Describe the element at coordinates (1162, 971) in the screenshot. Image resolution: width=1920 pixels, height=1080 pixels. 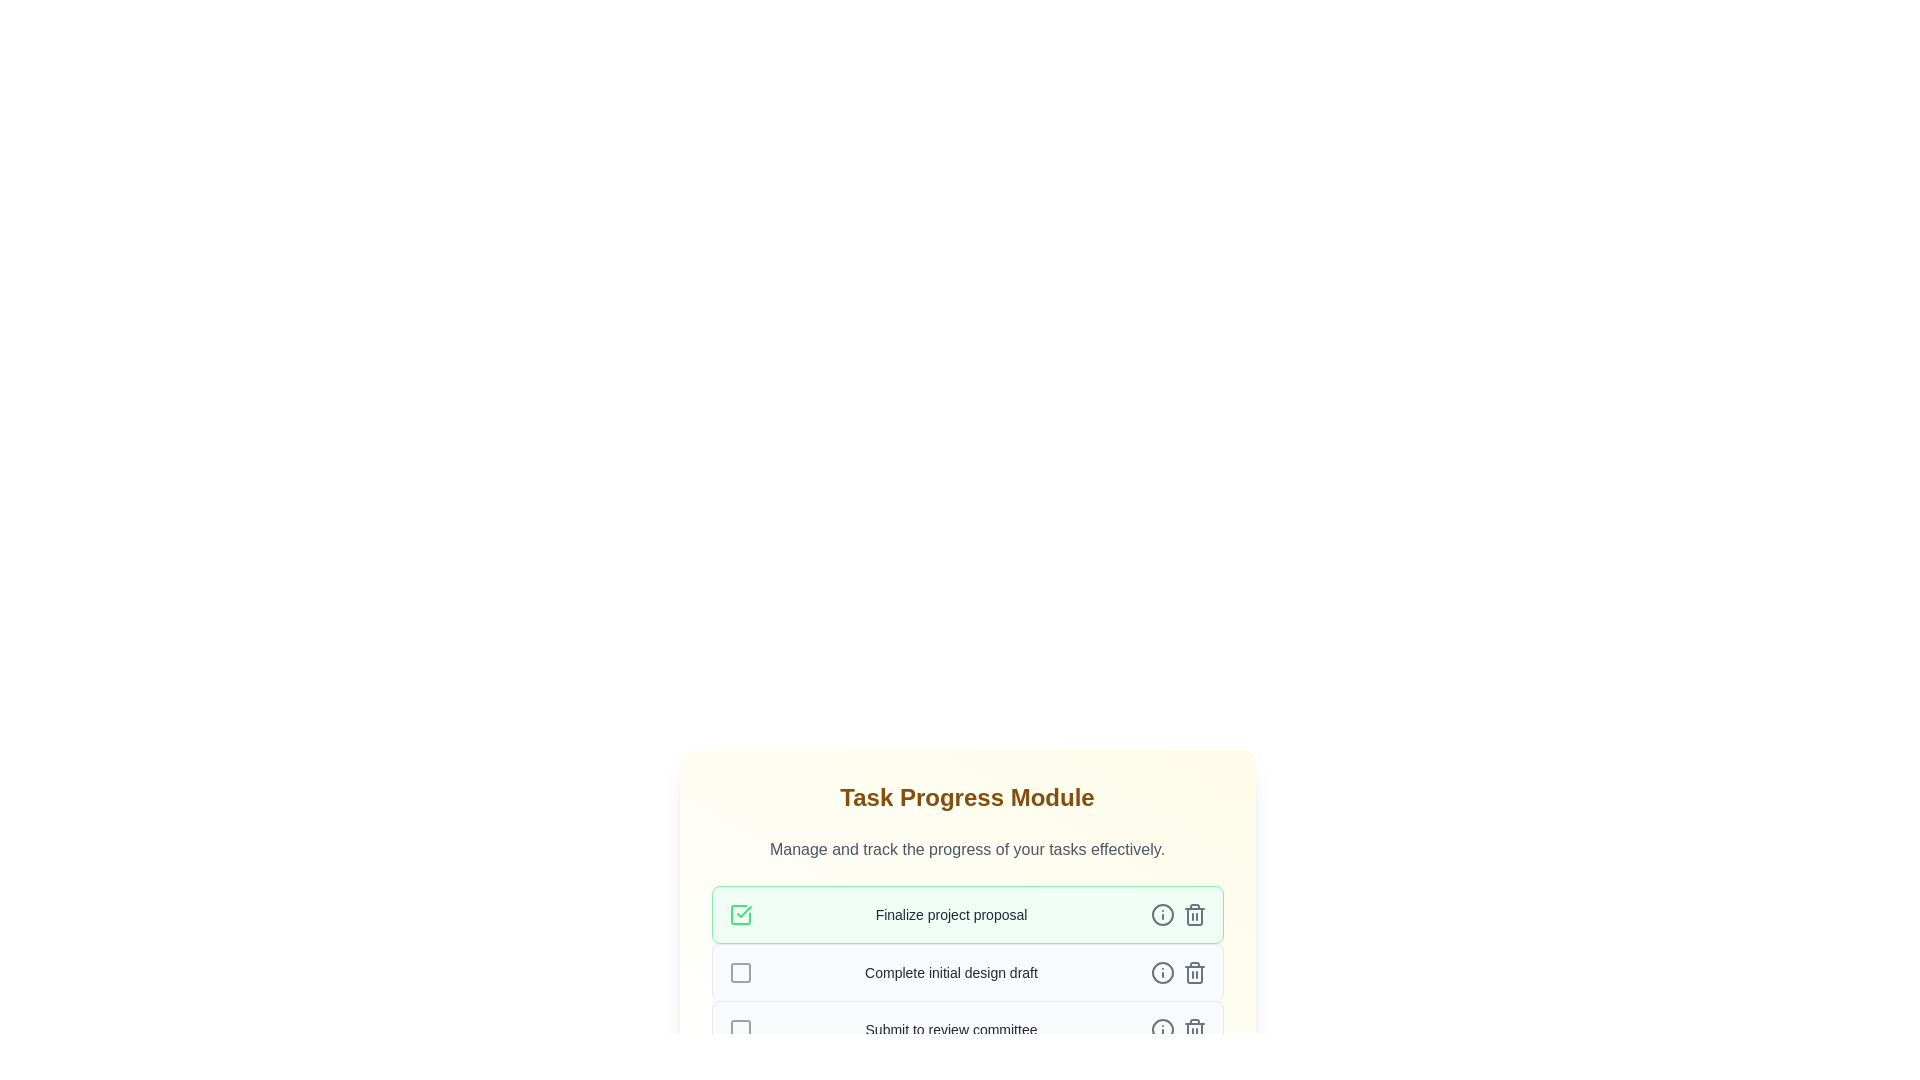
I see `the circular icon graphic that is part of the task list next to 'Complete initial design draft.'` at that location.